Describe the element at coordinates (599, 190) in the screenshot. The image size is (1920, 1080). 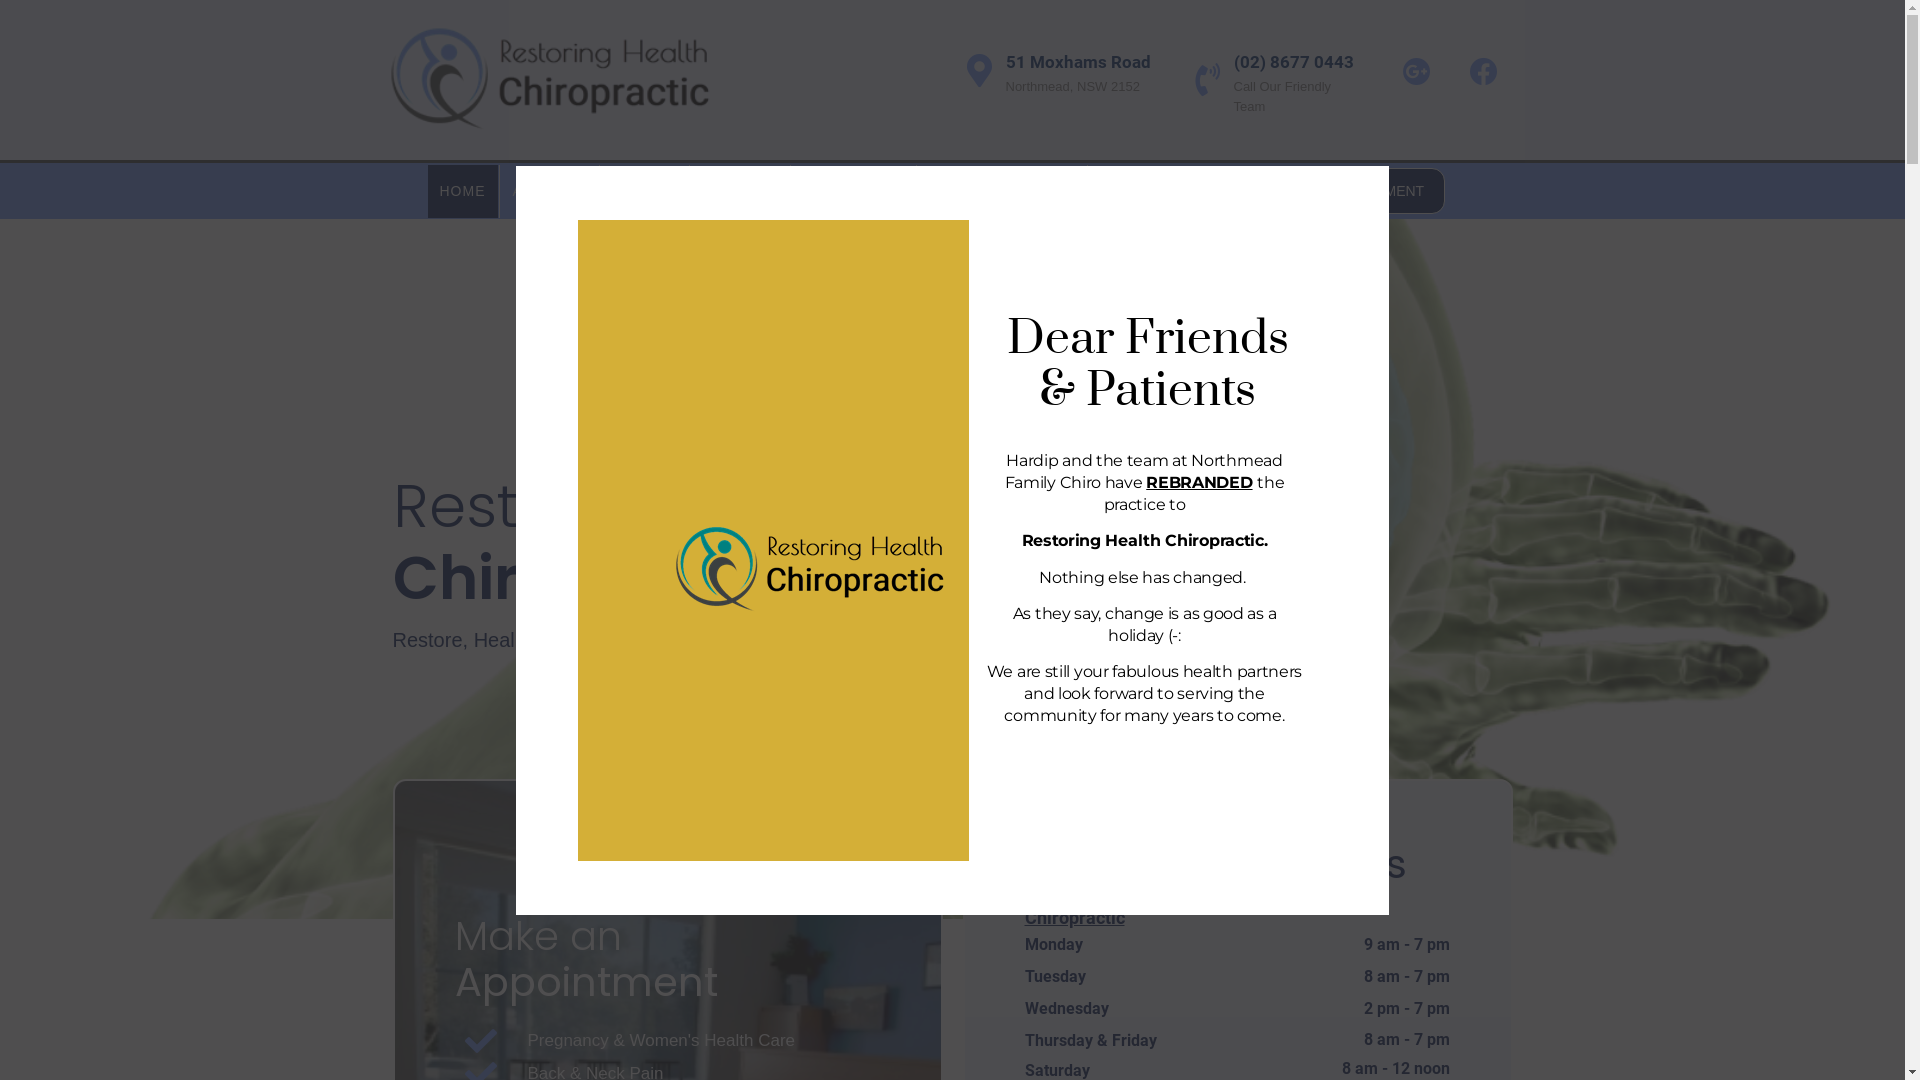
I see `'TEAM'` at that location.